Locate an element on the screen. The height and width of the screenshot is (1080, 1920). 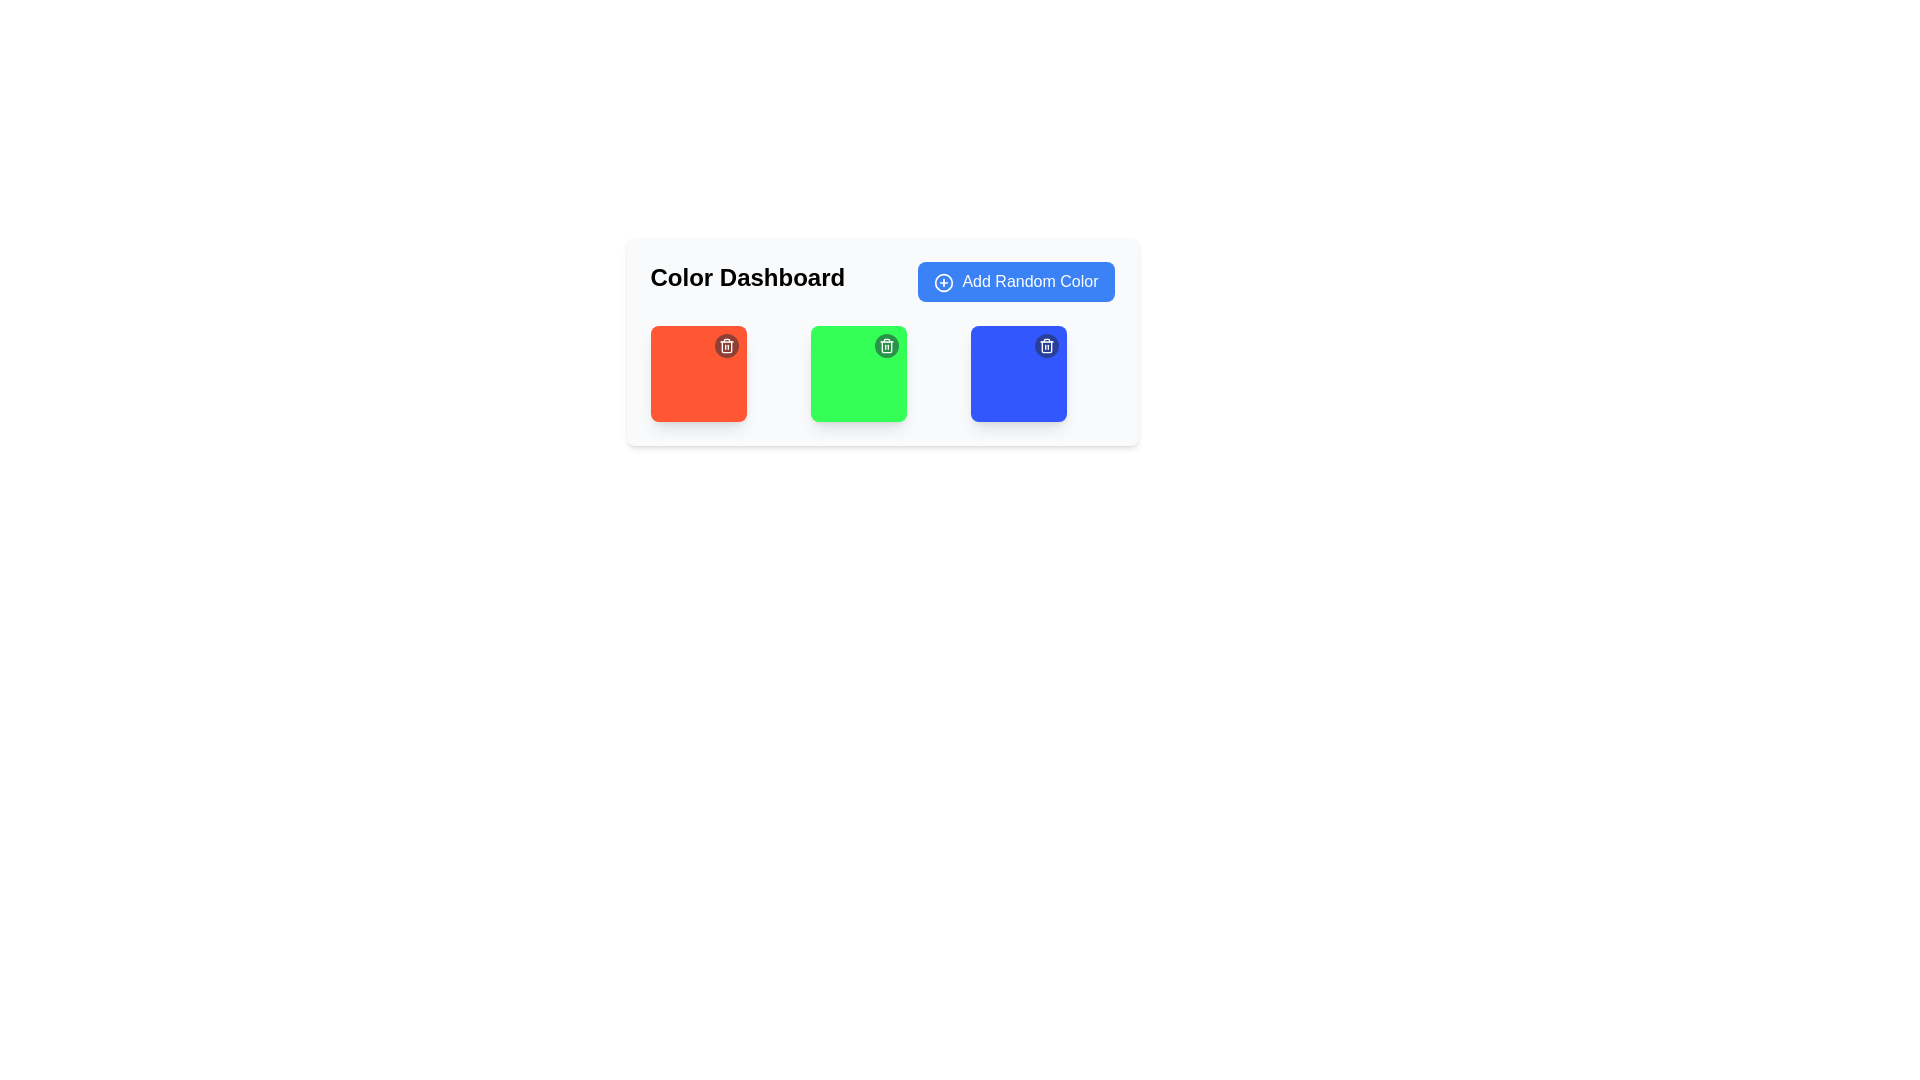
the trash can icon button located in the top-right corner of the second green square card within the 'Color Dashboard' section is located at coordinates (885, 345).